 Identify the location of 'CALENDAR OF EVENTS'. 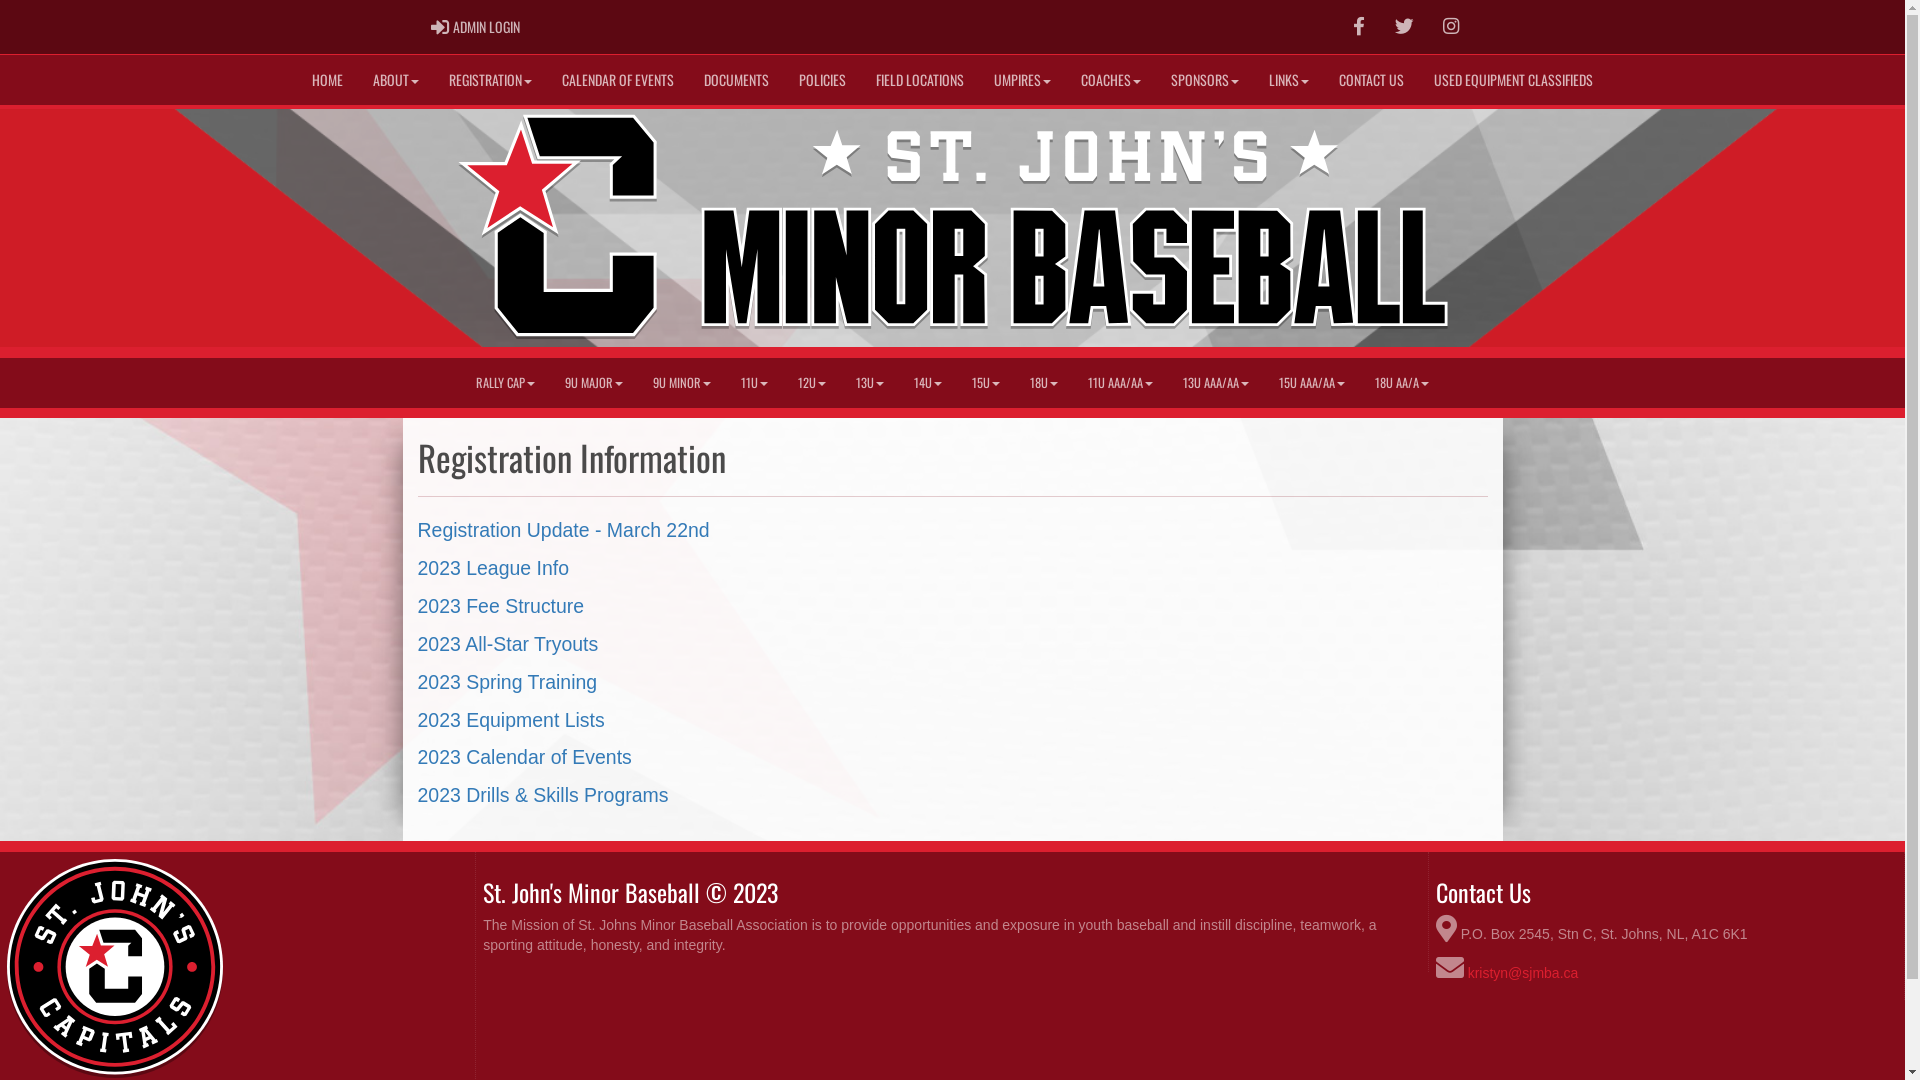
(617, 79).